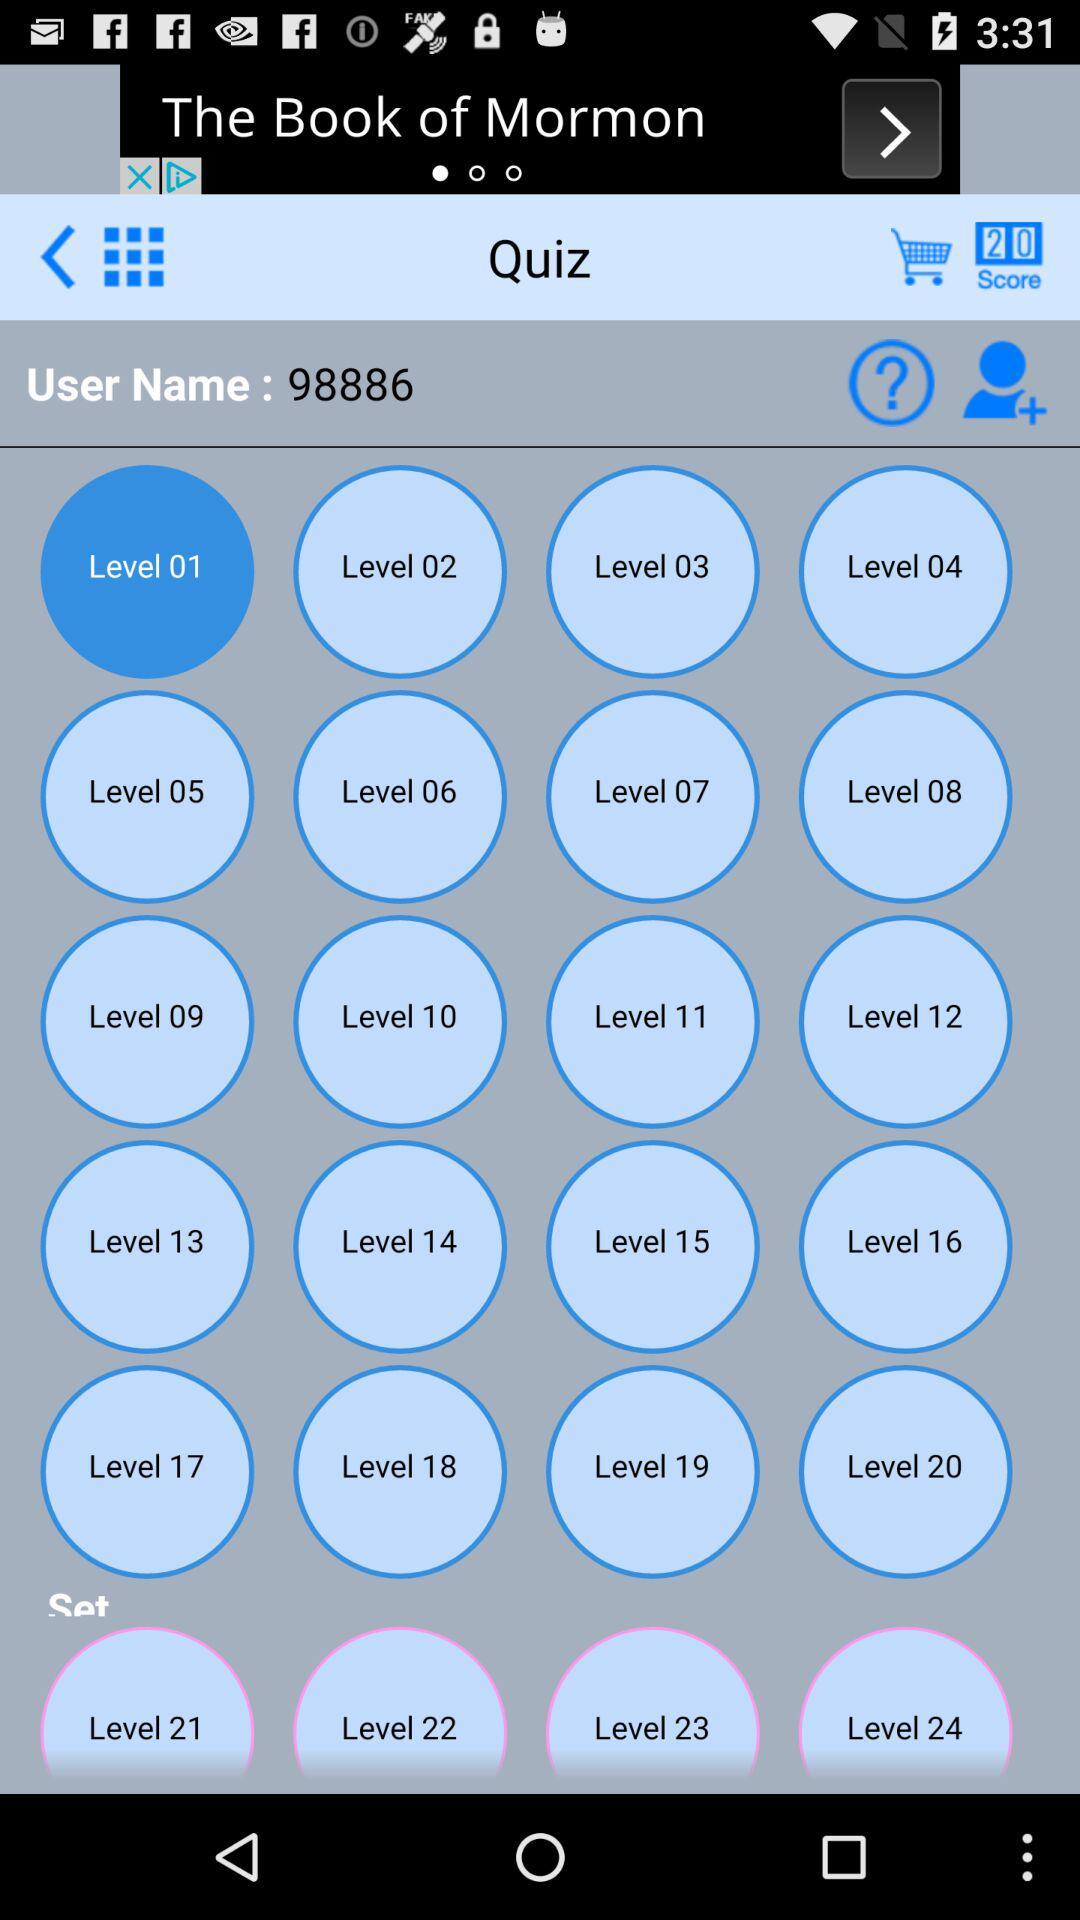 The width and height of the screenshot is (1080, 1920). Describe the element at coordinates (1008, 255) in the screenshot. I see `help` at that location.